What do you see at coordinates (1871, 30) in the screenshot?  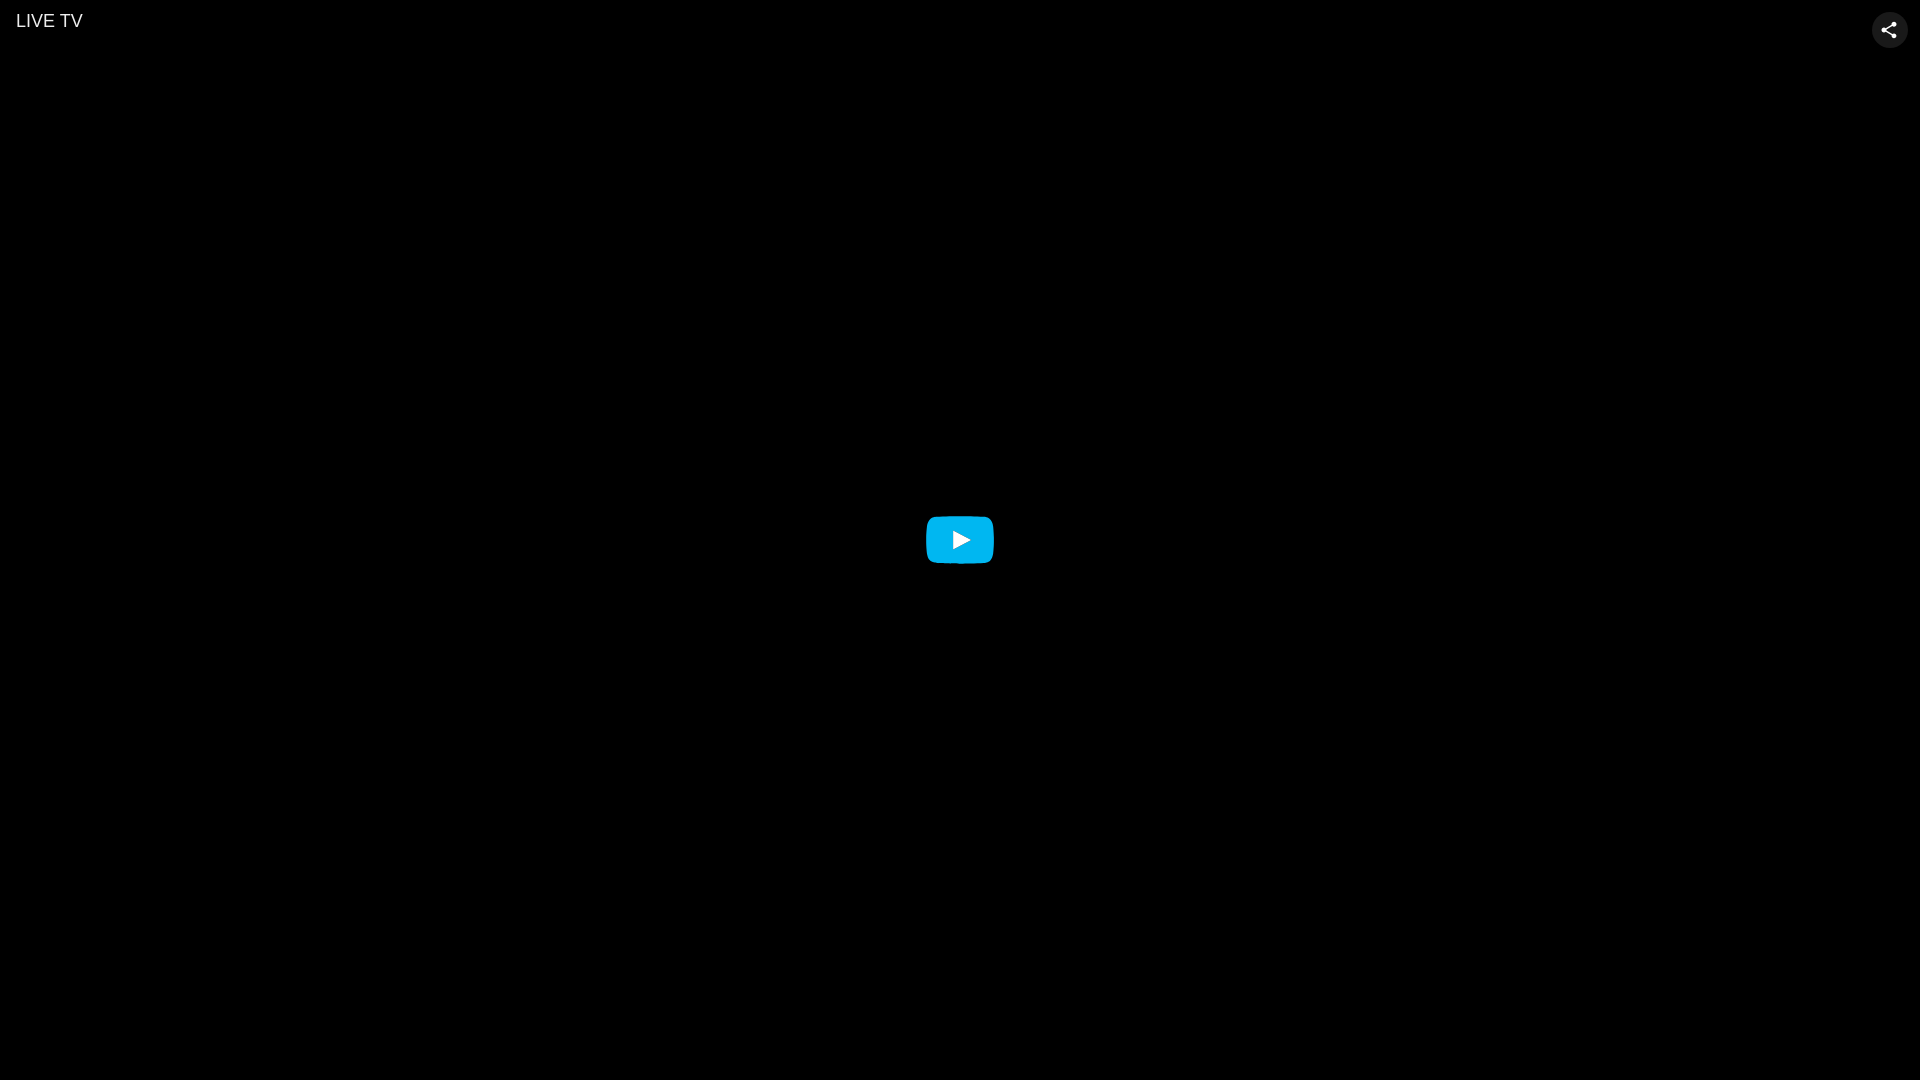 I see `'Share video'` at bounding box center [1871, 30].